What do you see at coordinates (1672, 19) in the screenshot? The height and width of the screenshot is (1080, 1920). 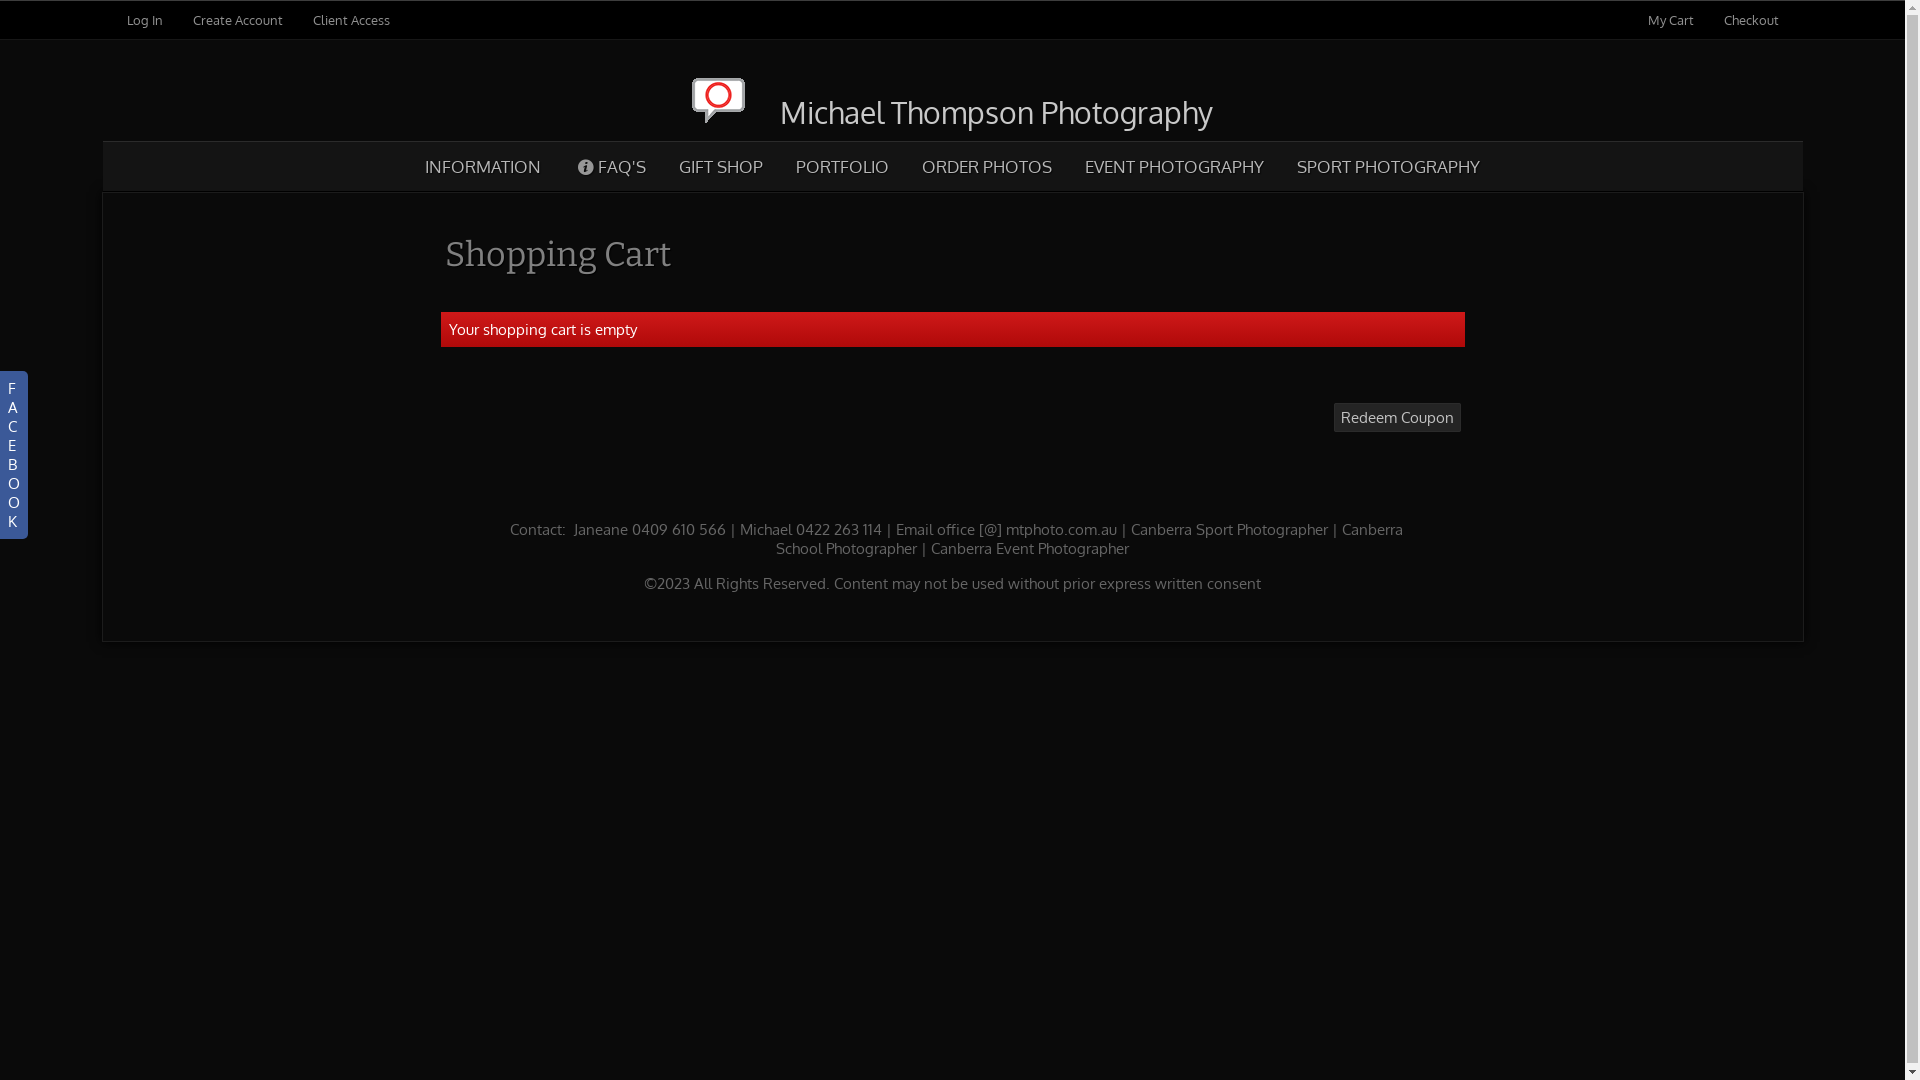 I see `'My Cart'` at bounding box center [1672, 19].